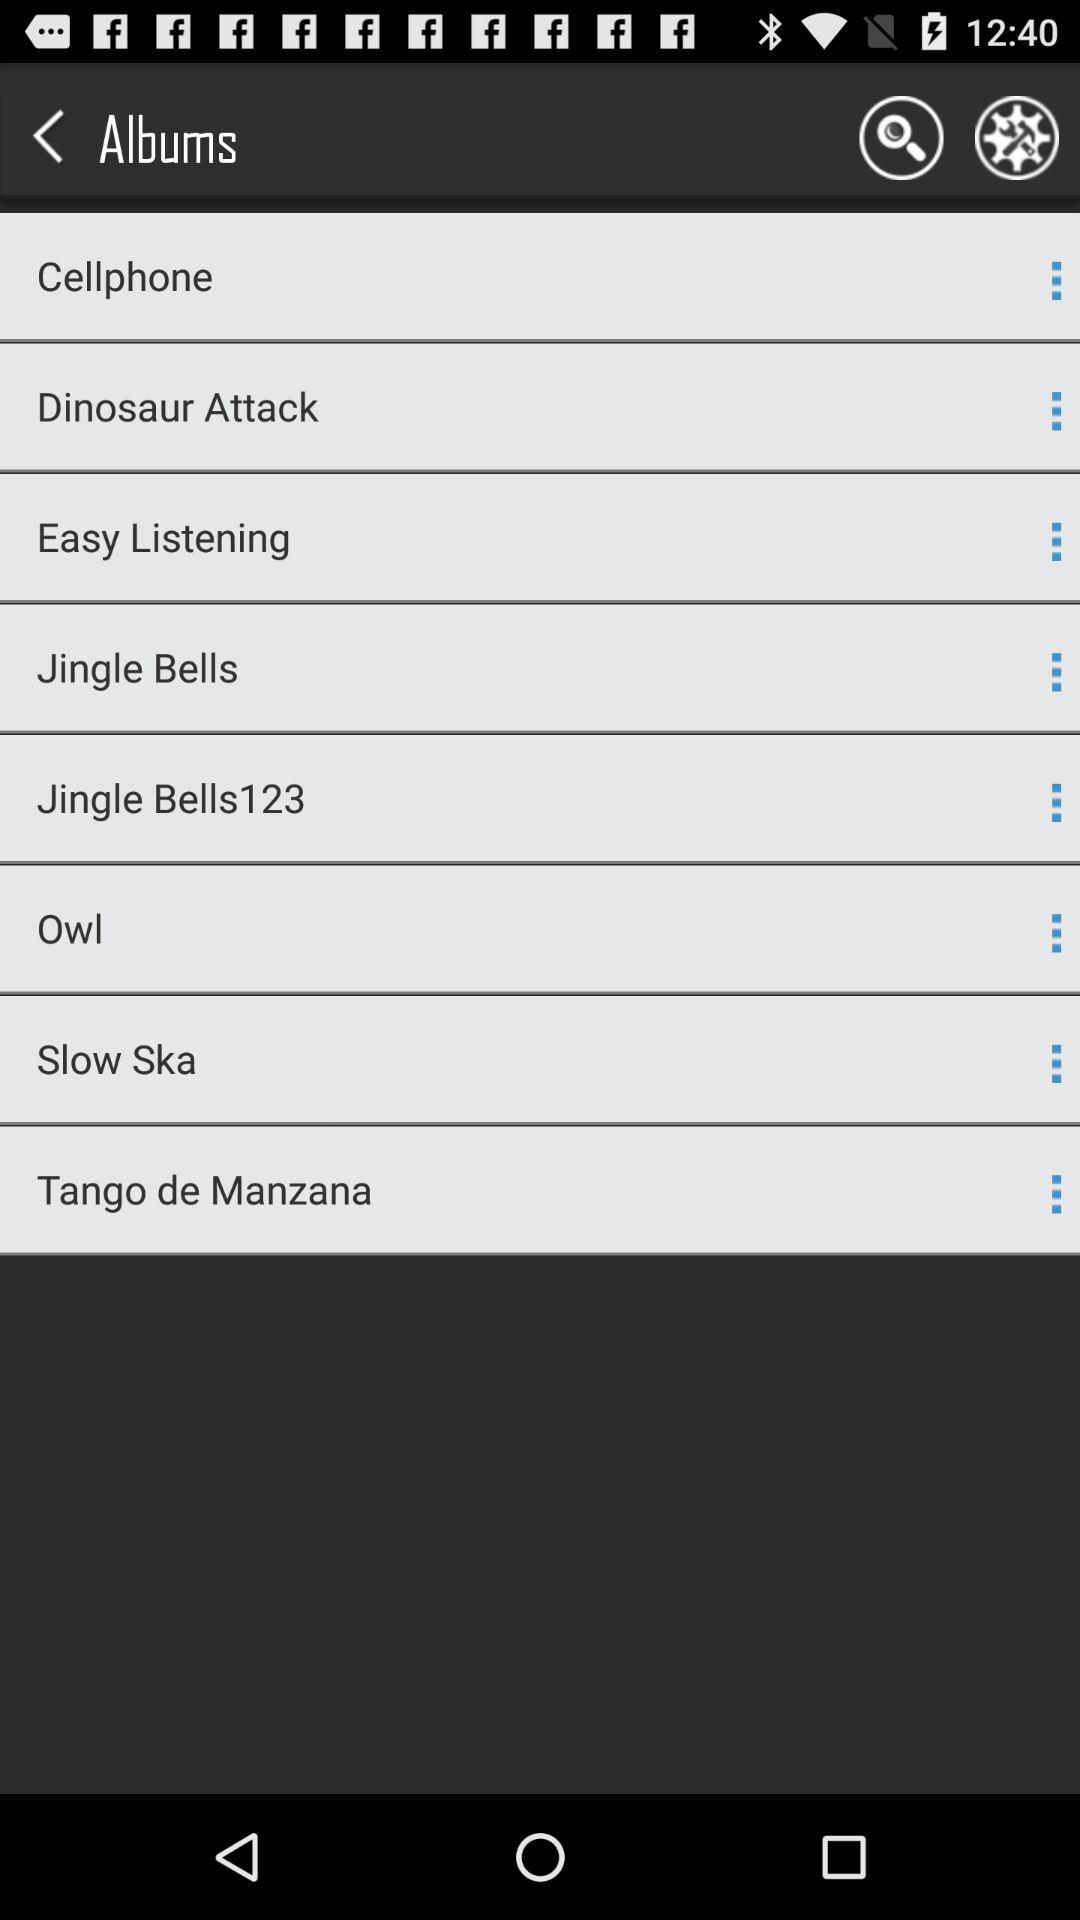  What do you see at coordinates (1017, 146) in the screenshot?
I see `the build icon` at bounding box center [1017, 146].